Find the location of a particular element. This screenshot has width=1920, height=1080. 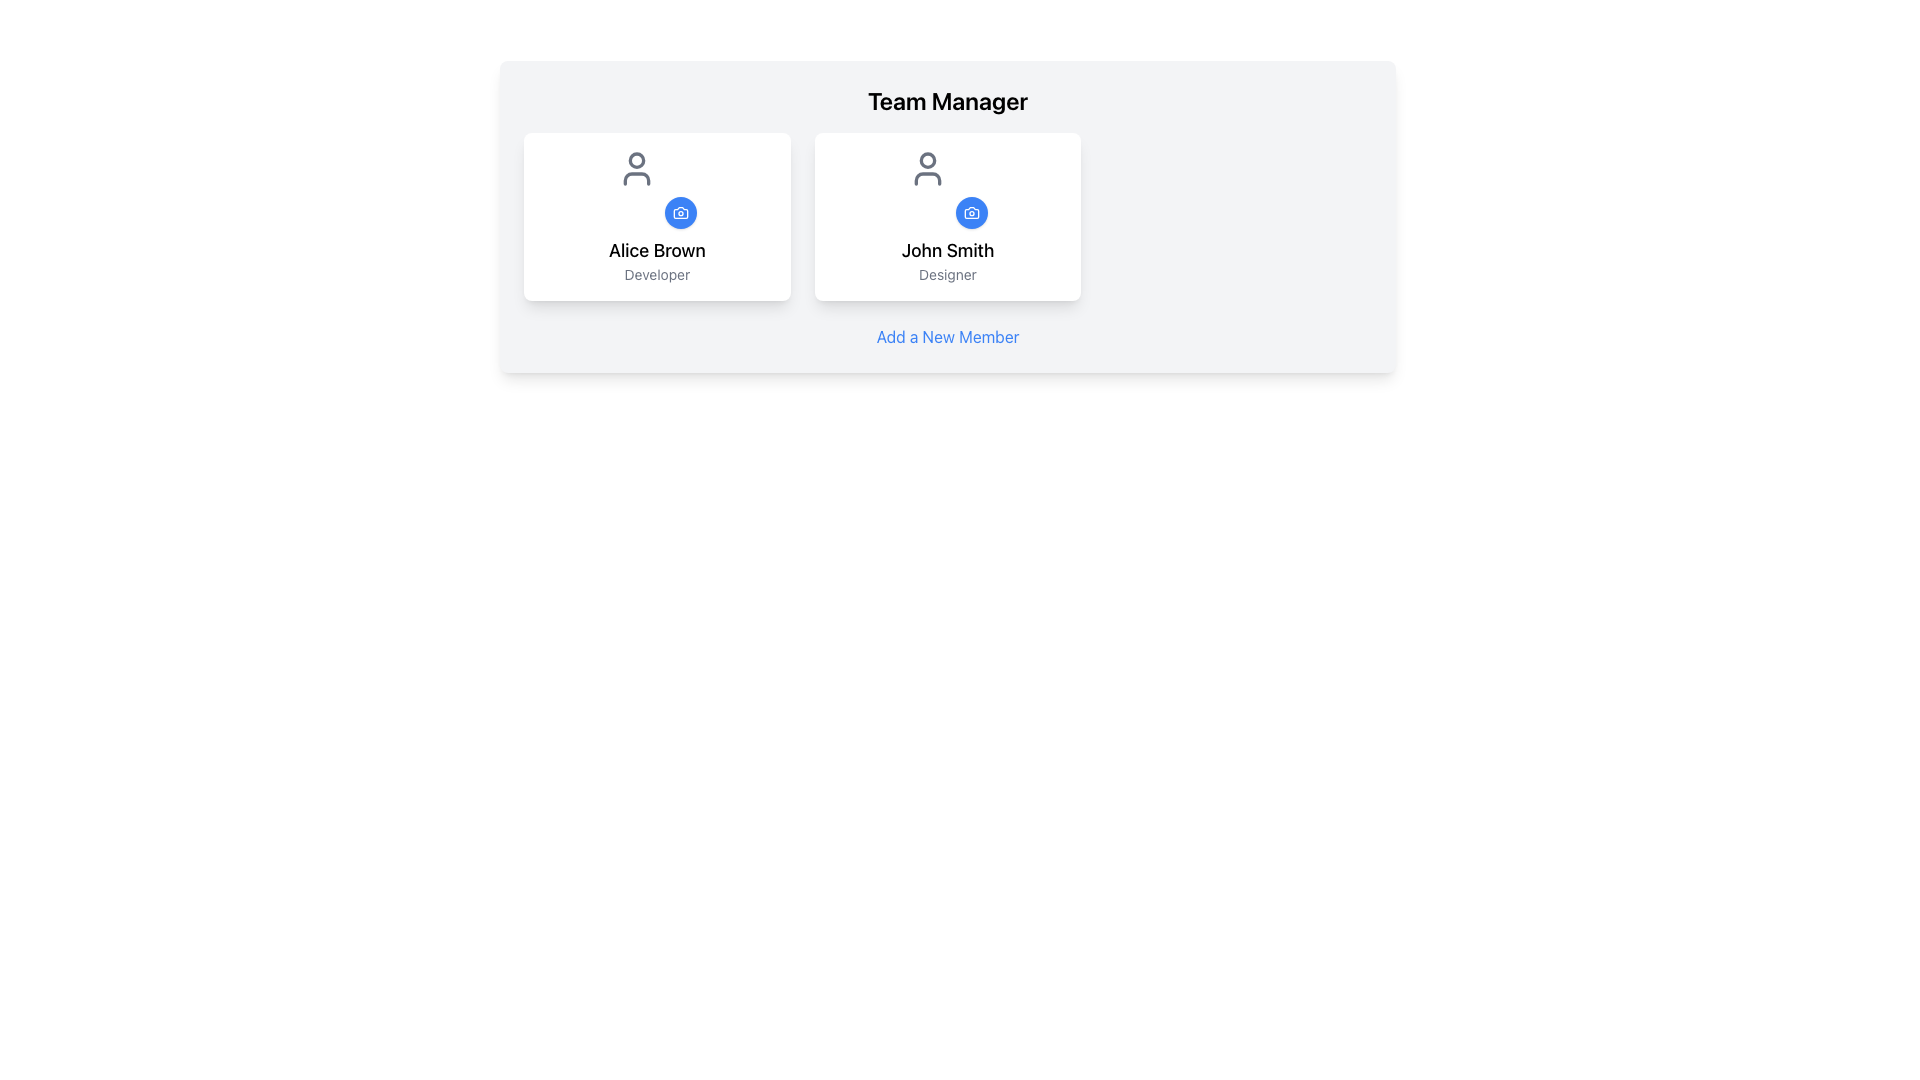

the photography-related icon located at the top right of the 'John Smith' card under the 'Team Manager' heading is located at coordinates (971, 212).